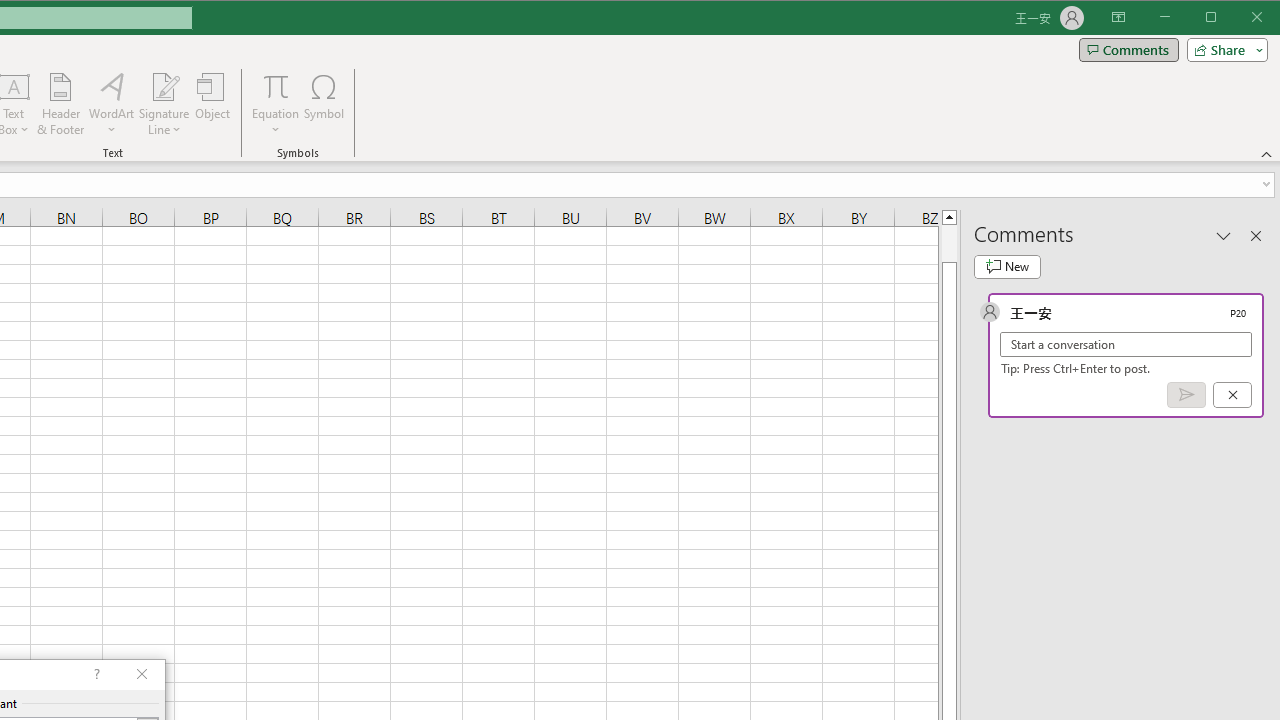 The image size is (1280, 720). I want to click on 'Page up', so click(948, 242).